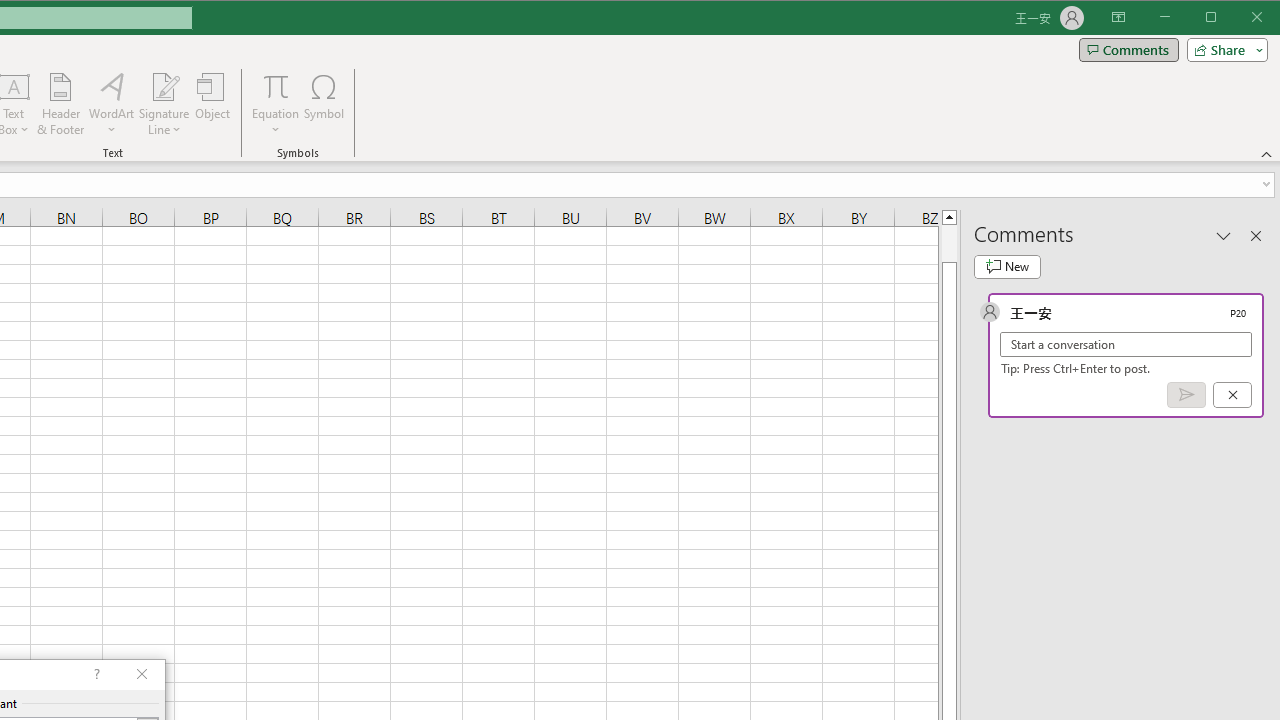 The image size is (1280, 720). I want to click on 'Page up', so click(948, 242).